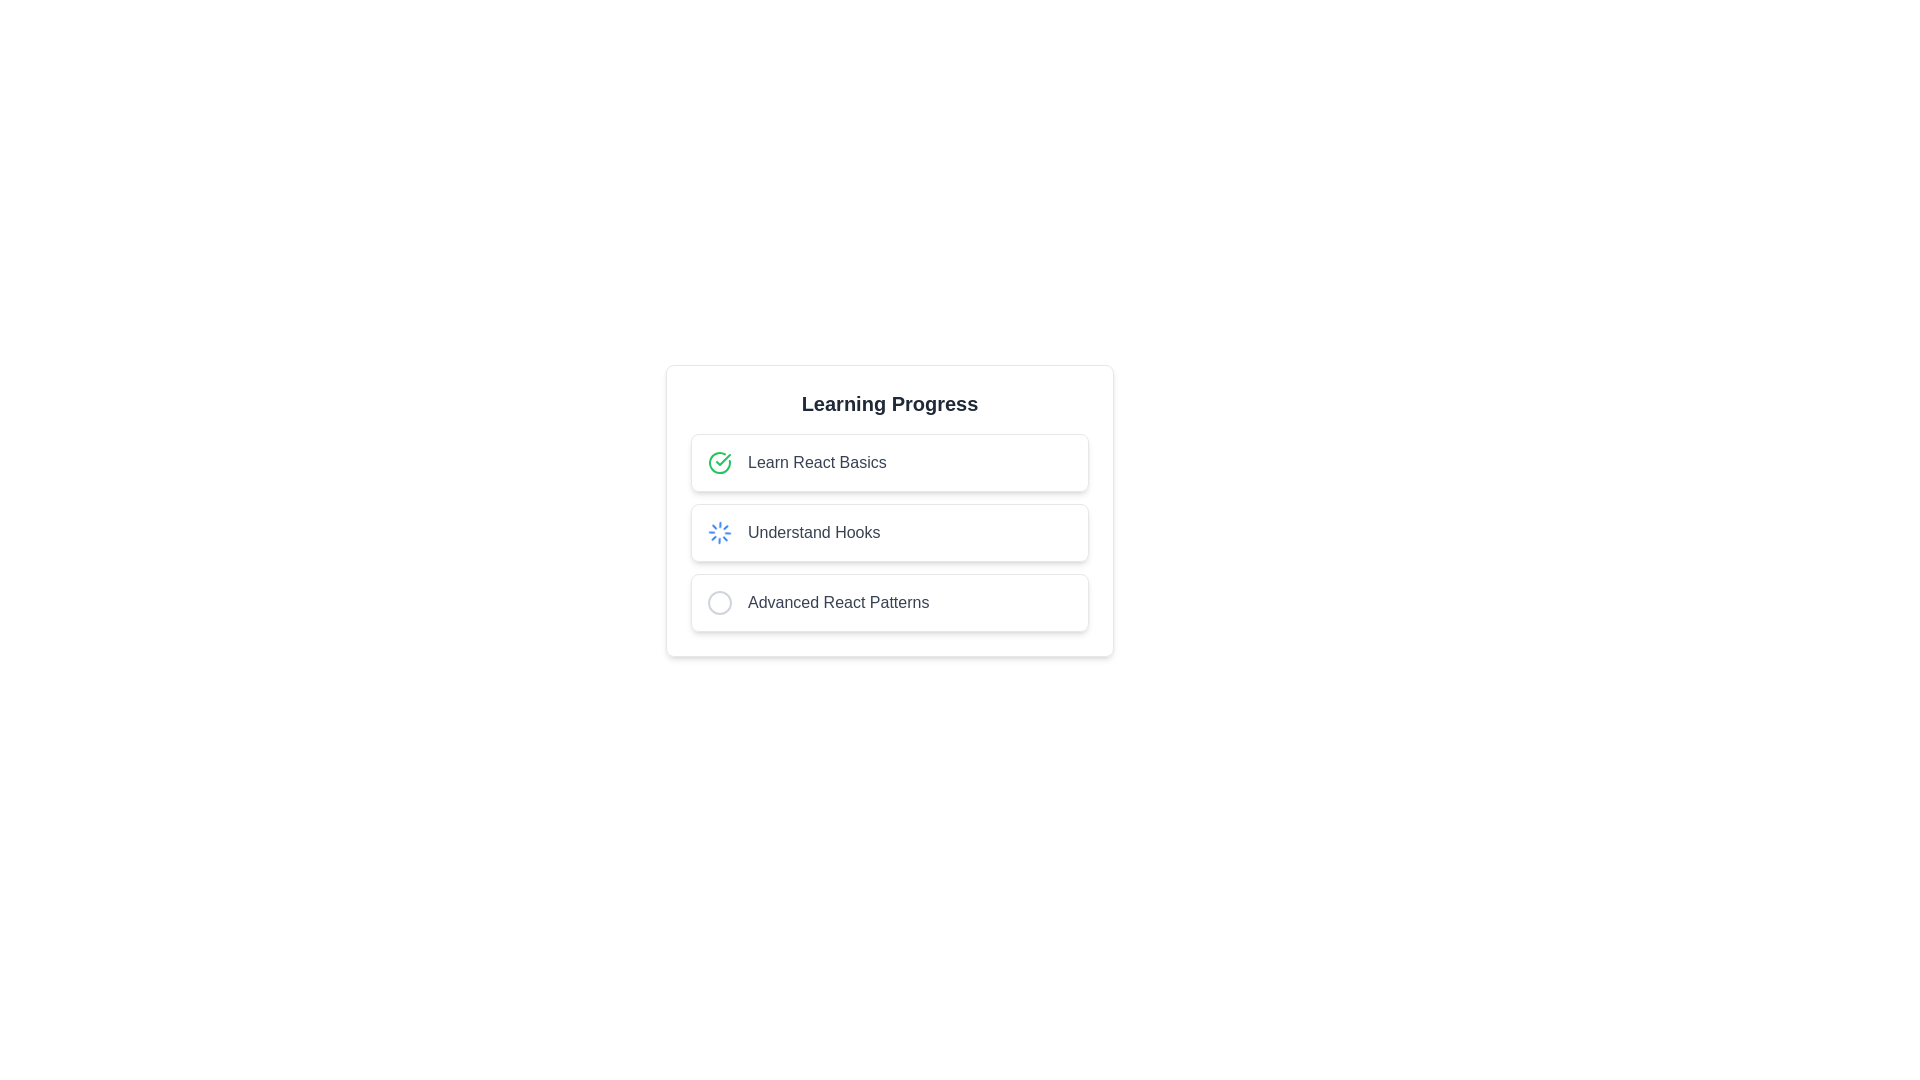 The width and height of the screenshot is (1920, 1080). I want to click on the green circular icon with a checkmark located on the left side of the list item labeled 'Learn React Basics' in the 'Learning Progress' section, so click(720, 462).